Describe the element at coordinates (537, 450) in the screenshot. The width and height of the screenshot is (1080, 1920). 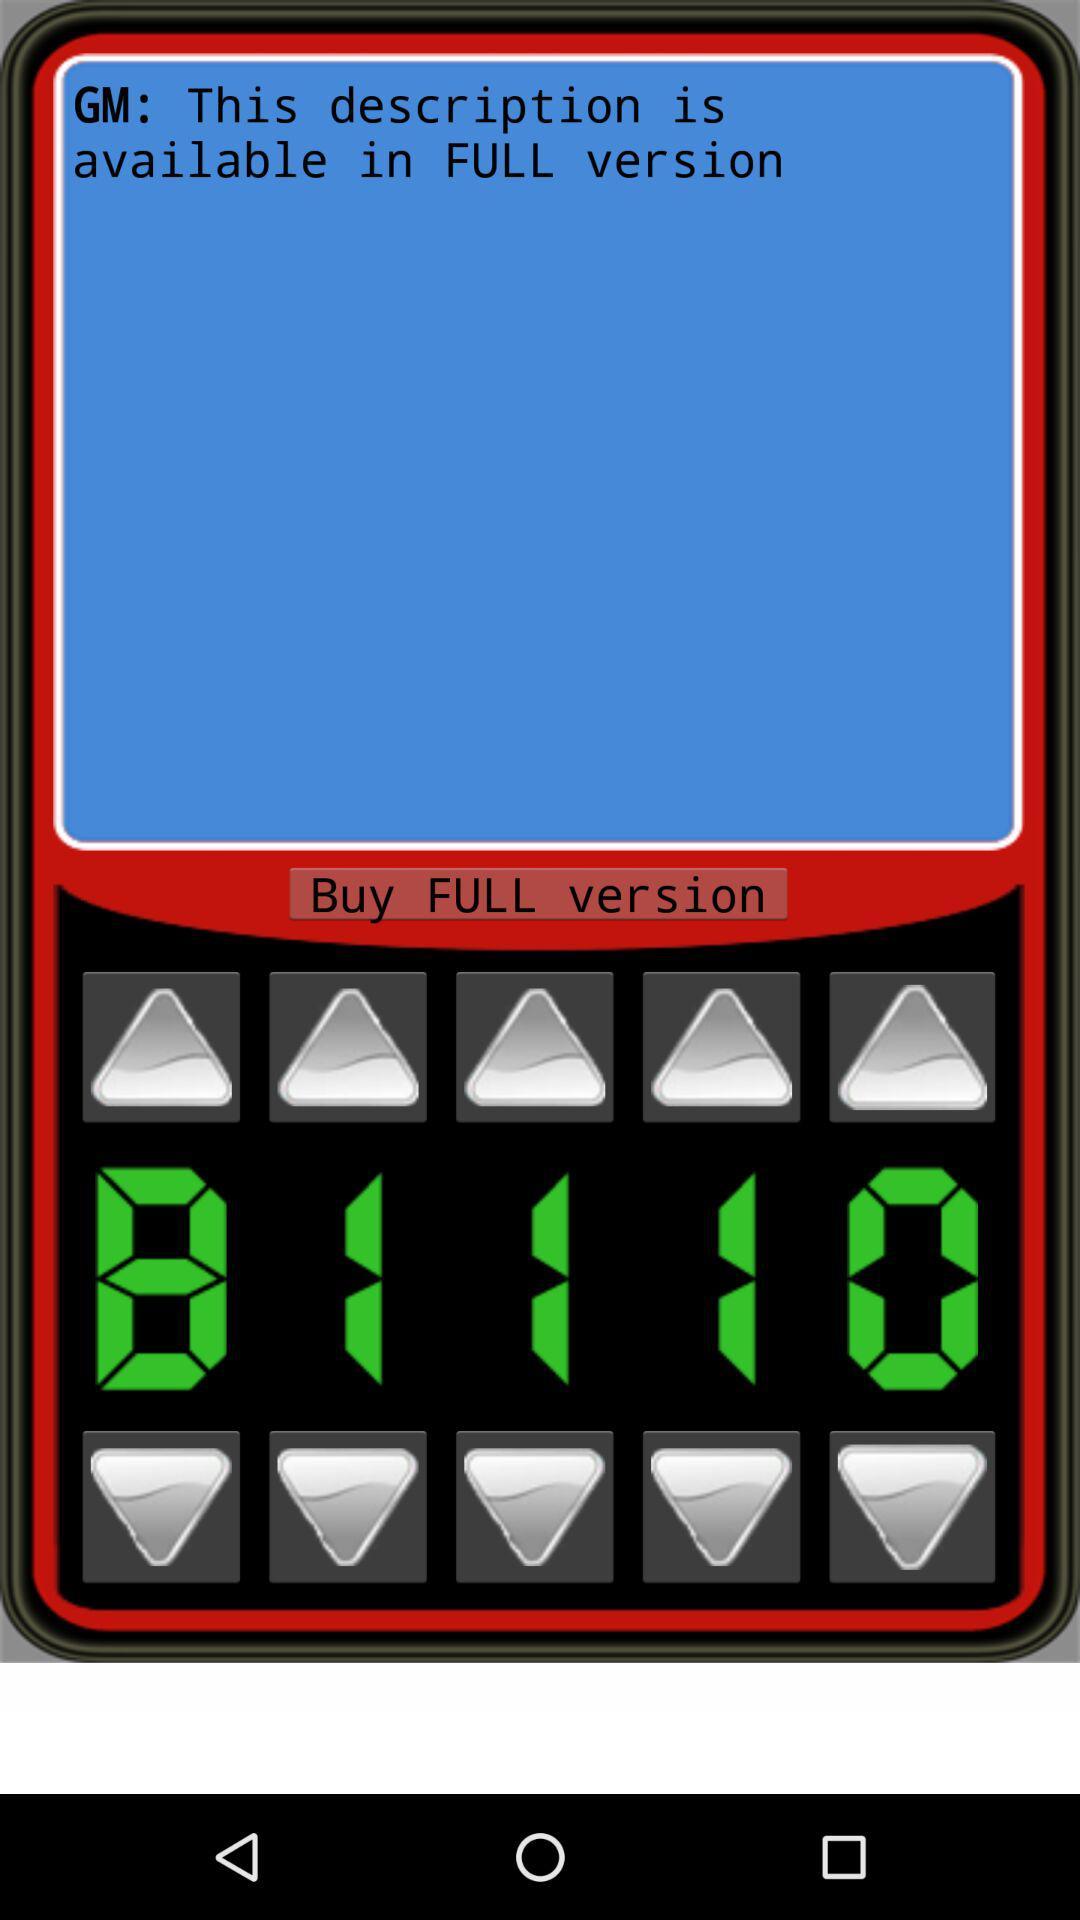
I see `gm this description app` at that location.